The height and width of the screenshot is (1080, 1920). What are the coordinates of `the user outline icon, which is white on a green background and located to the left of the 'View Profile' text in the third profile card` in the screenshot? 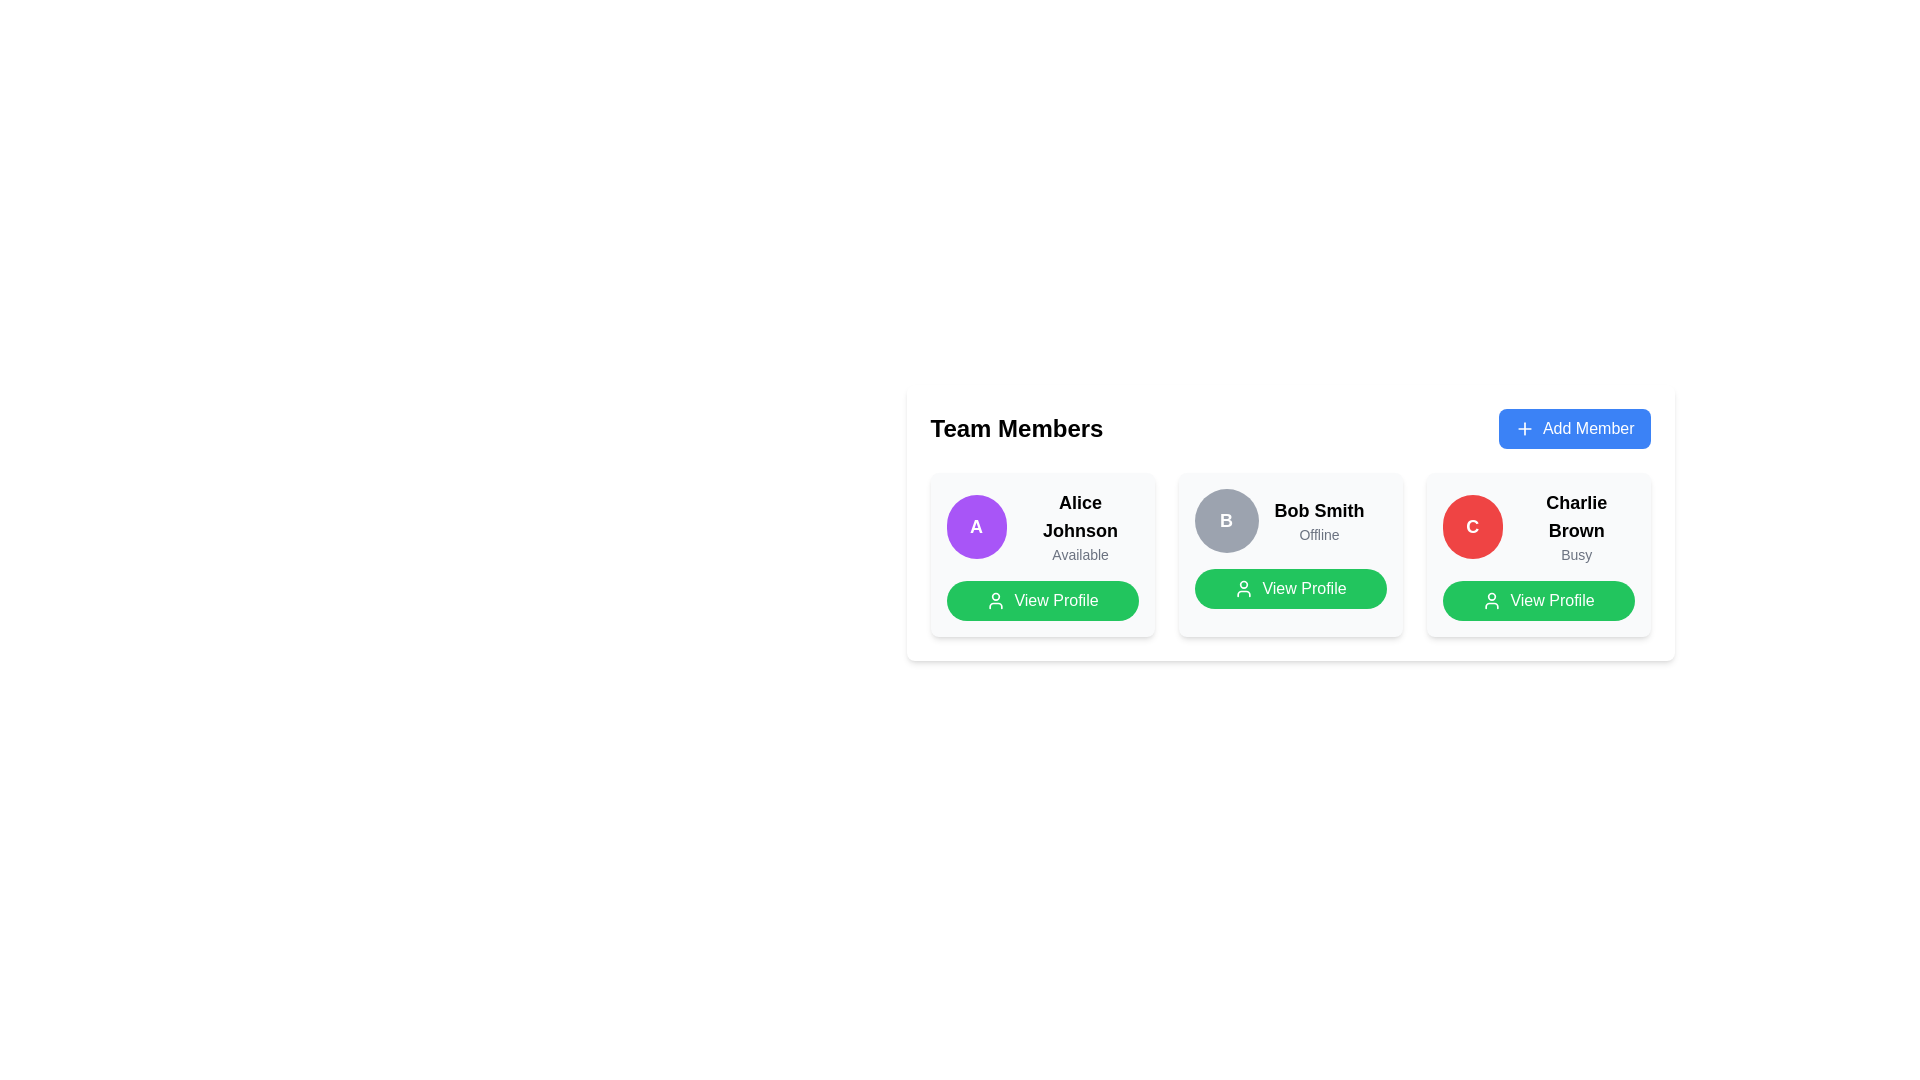 It's located at (996, 600).